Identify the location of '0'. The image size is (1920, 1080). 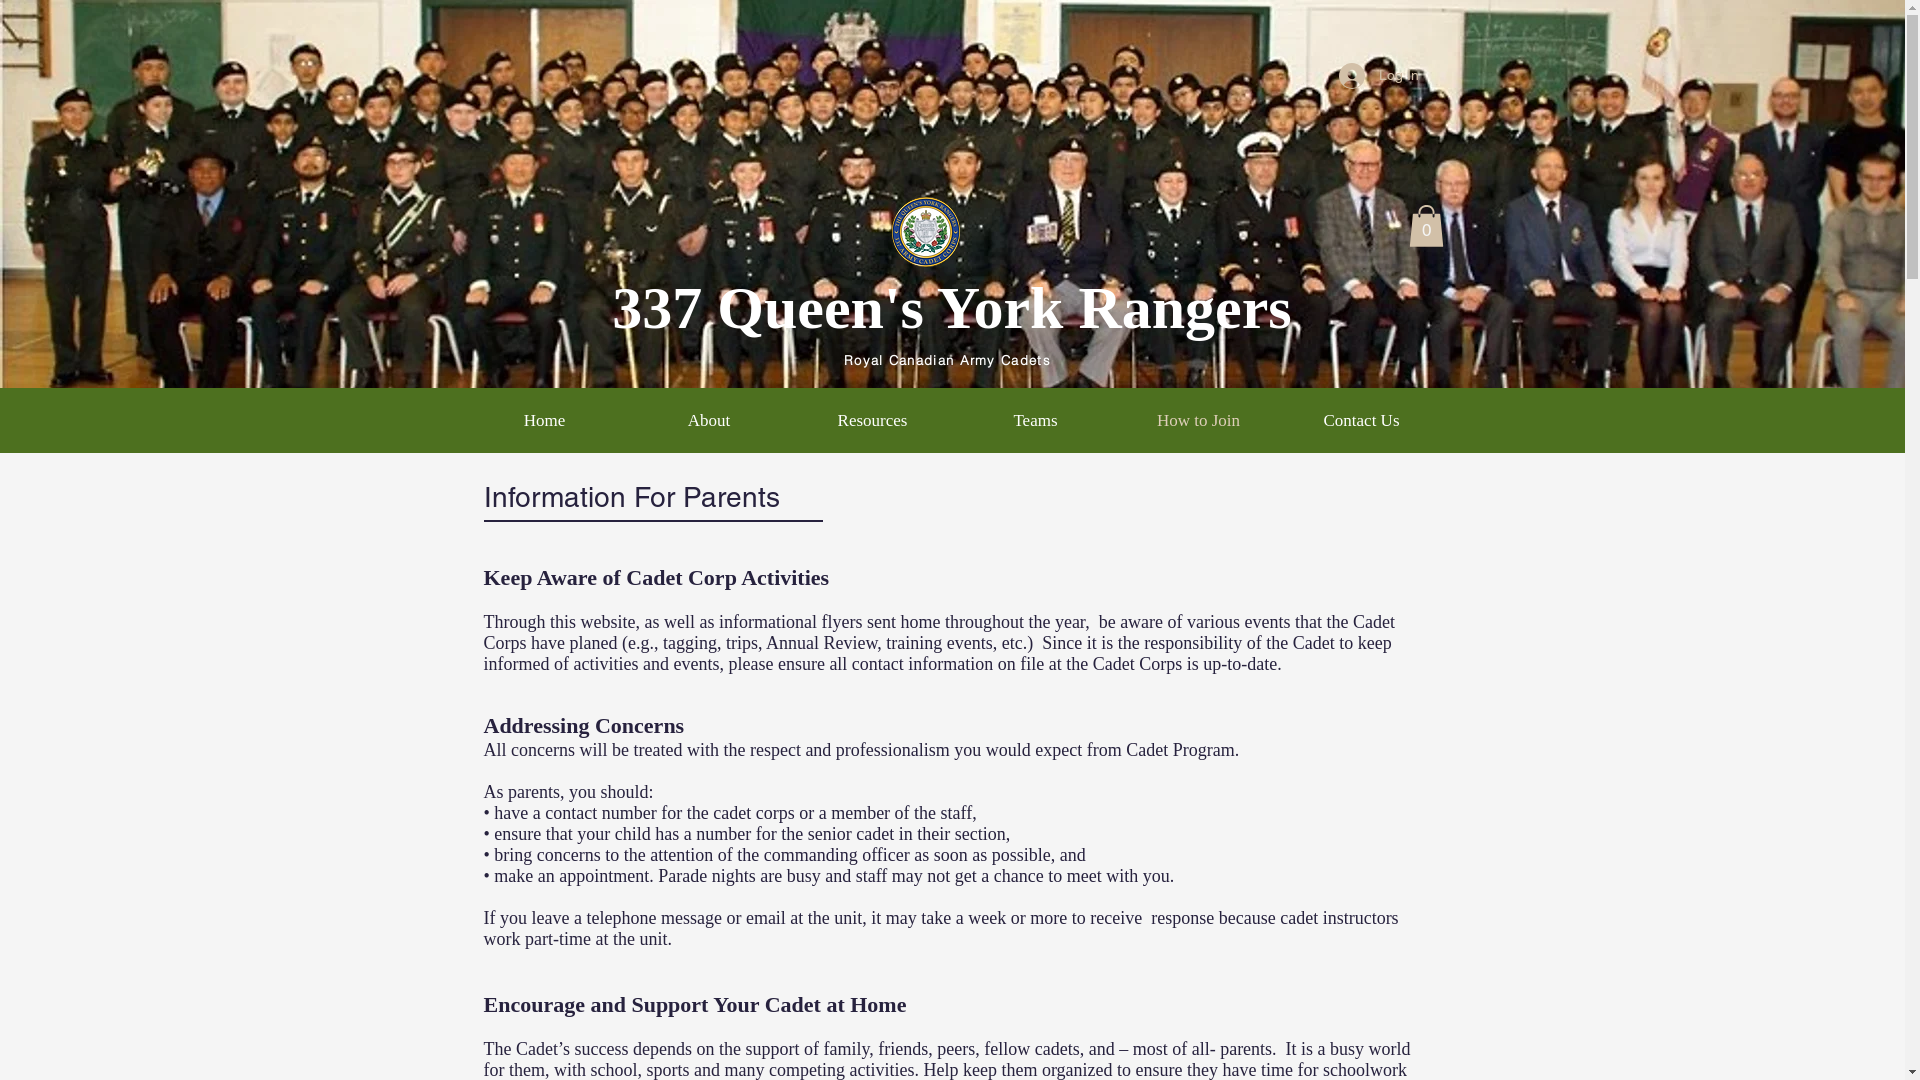
(1406, 225).